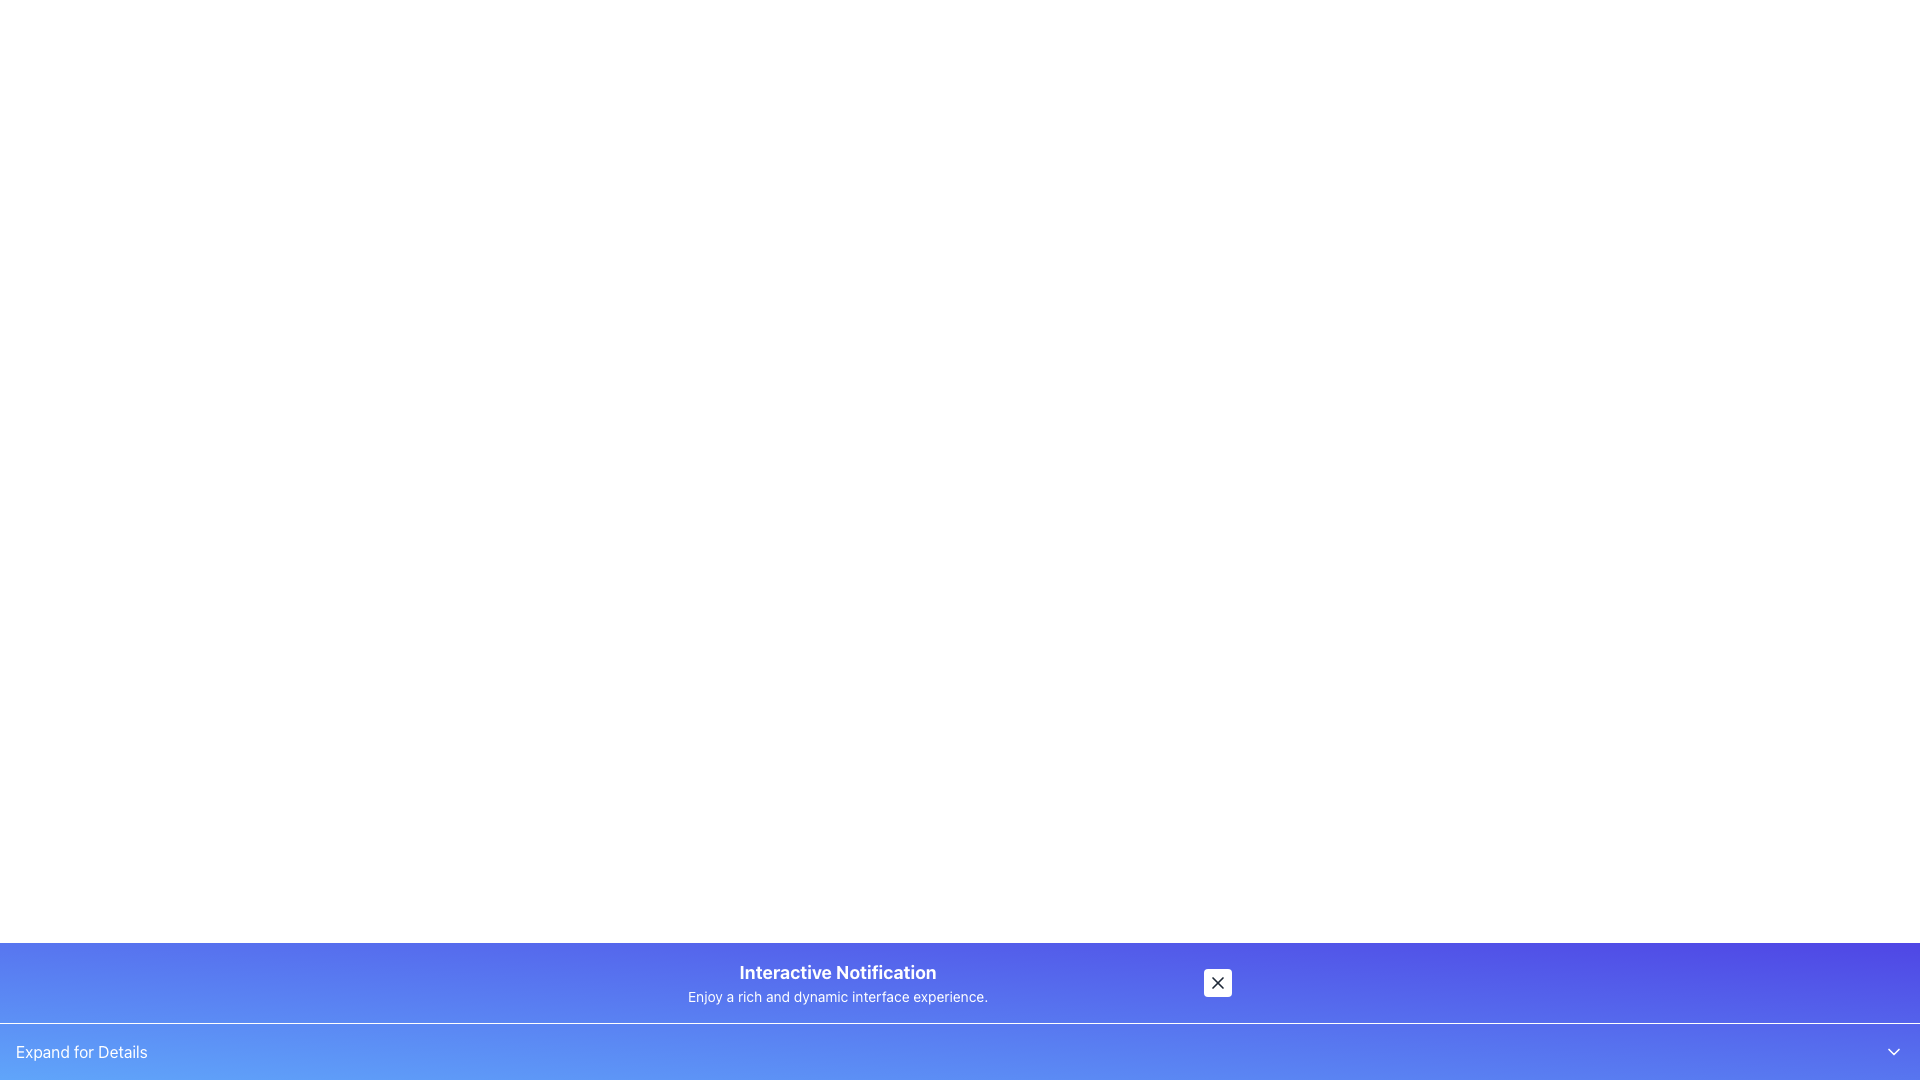  What do you see at coordinates (838, 982) in the screenshot?
I see `the text element that contains 'Interactive Notification' in a larger, bold font and 'Enjoy a rich and dynamic interface experience.' in a smaller font, located near the bottom of the interface with a blue gradient background` at bounding box center [838, 982].